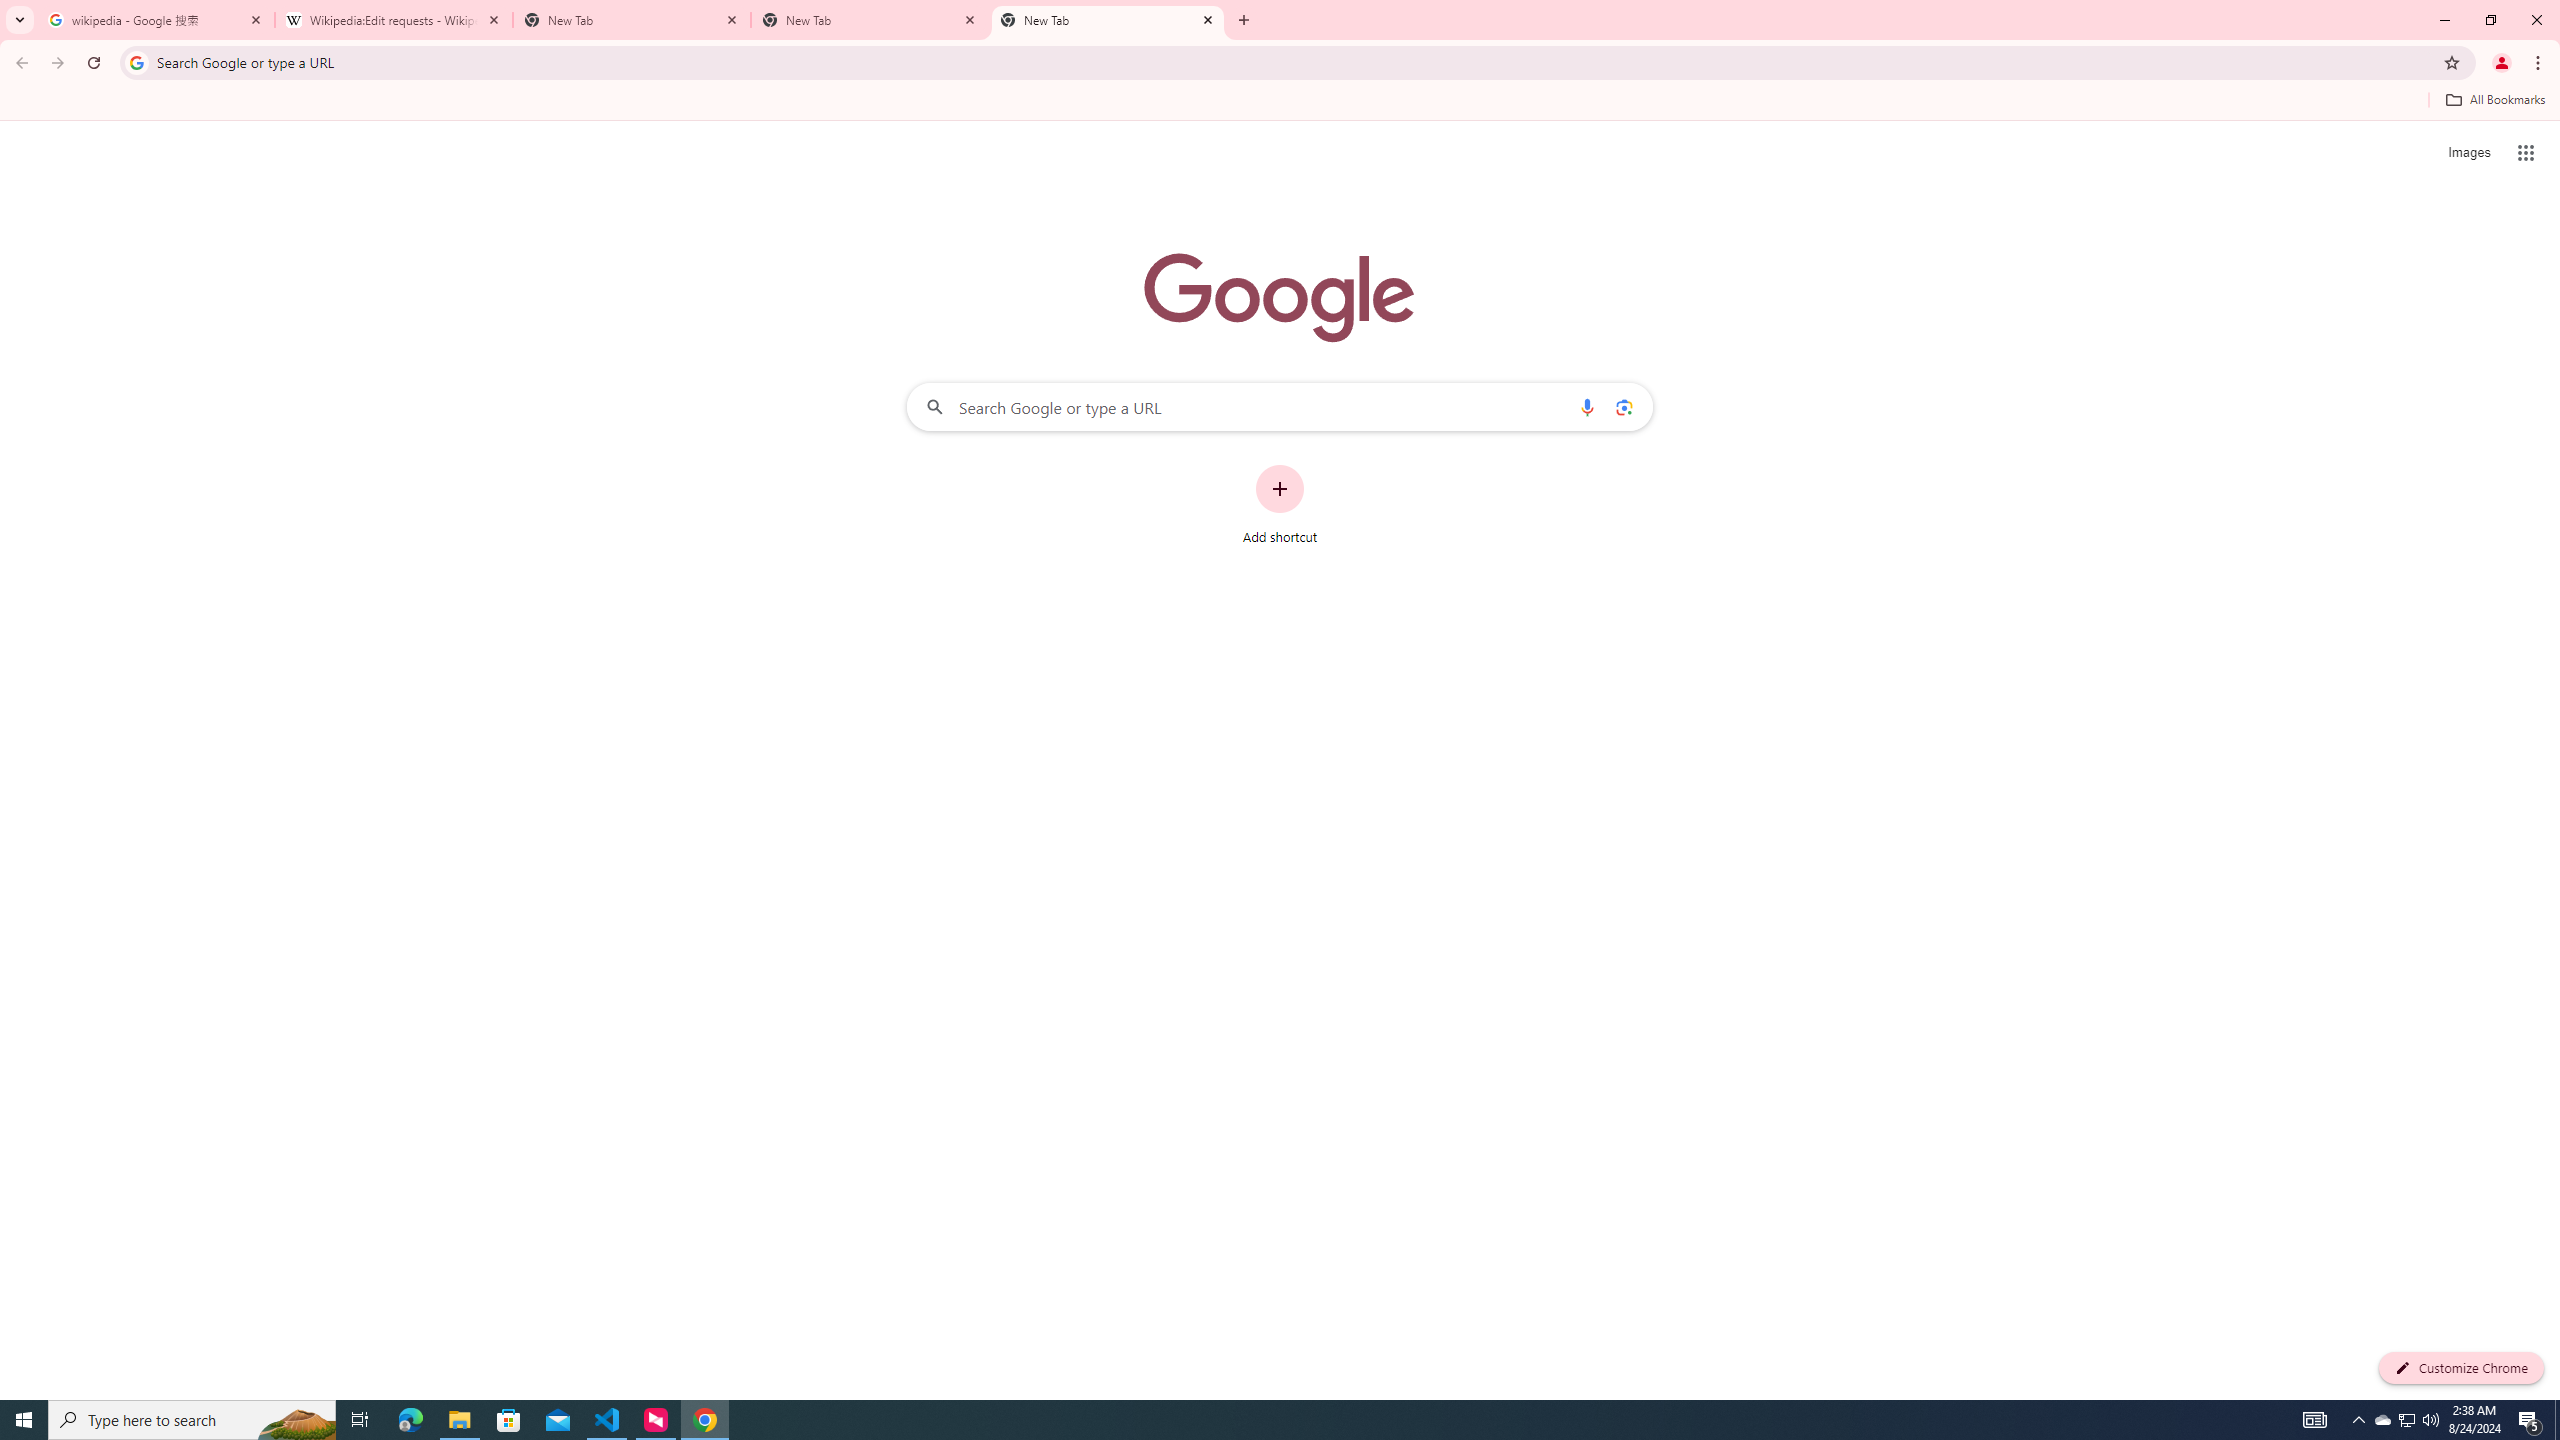 The width and height of the screenshot is (2560, 1440). I want to click on 'Wikipedia:Edit requests - Wikipedia', so click(394, 19).